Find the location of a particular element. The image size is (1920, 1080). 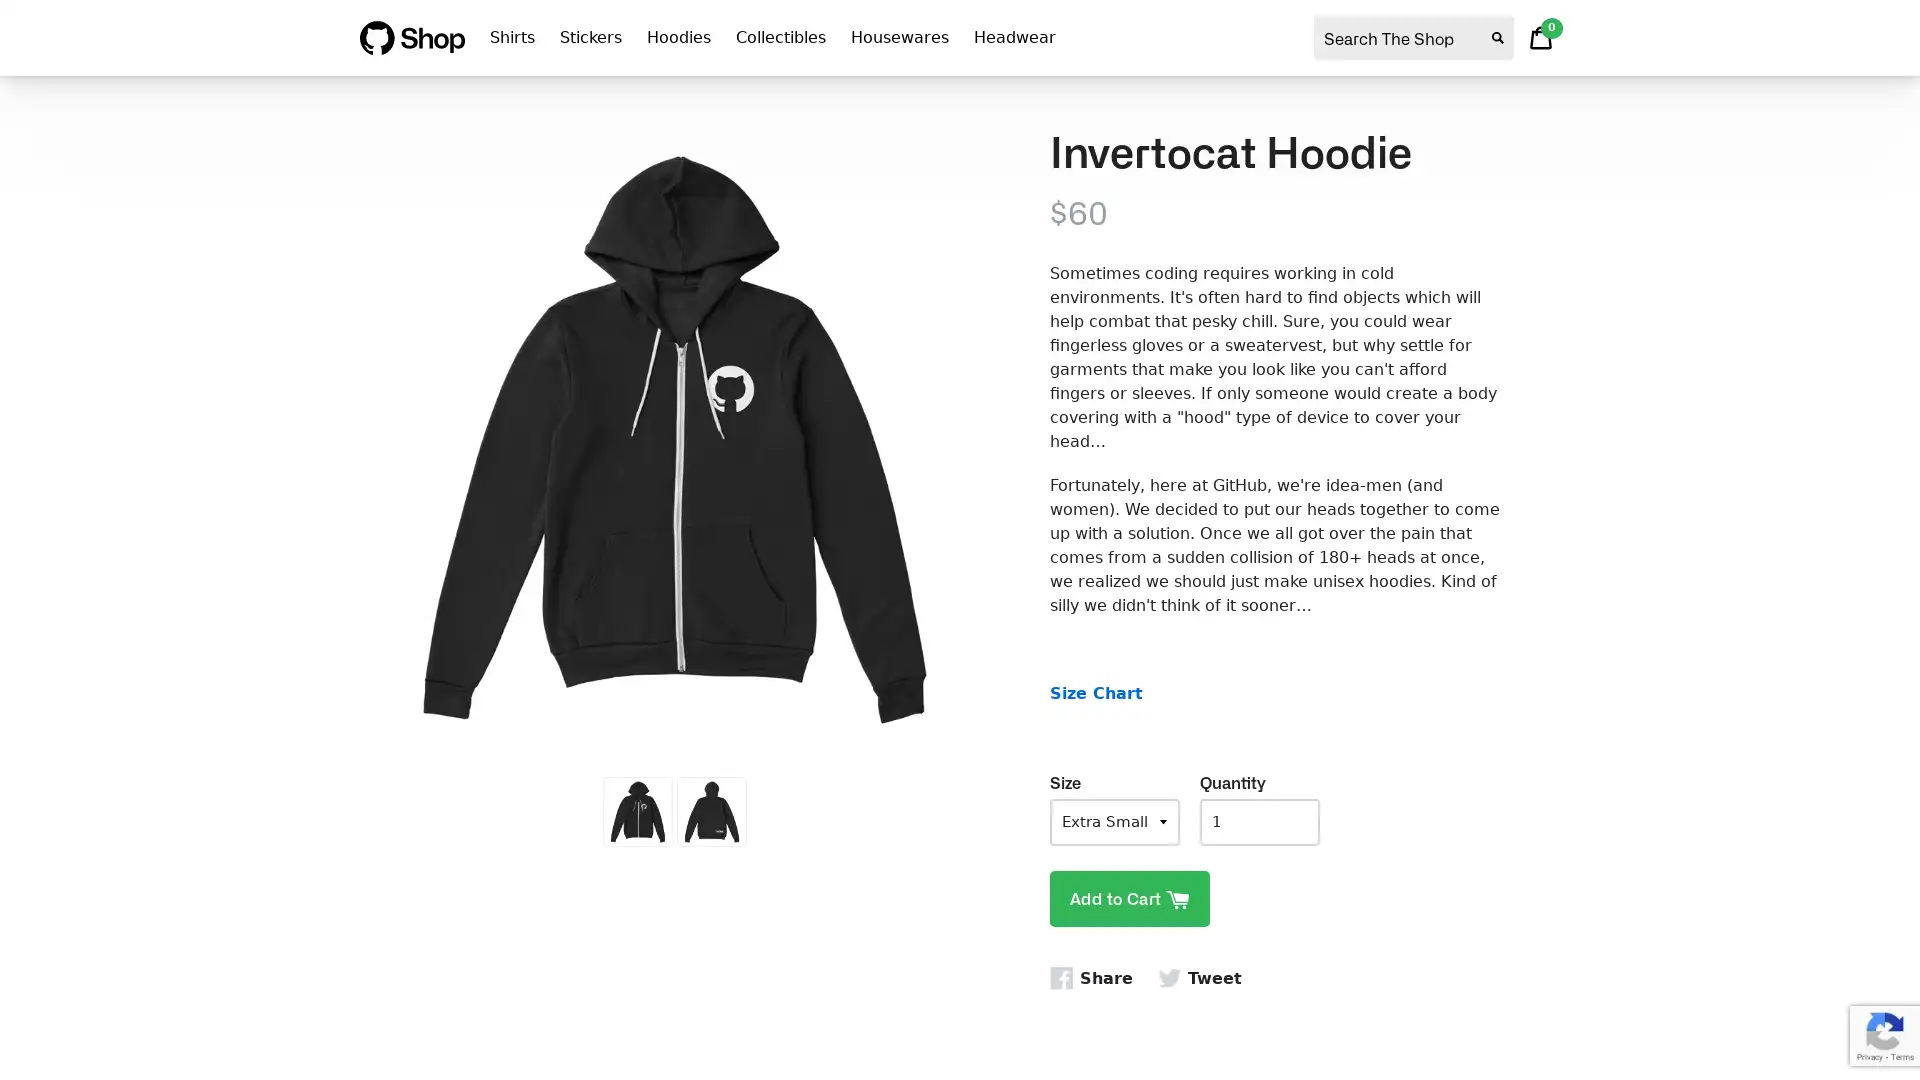

Add to Cart is located at coordinates (1129, 897).